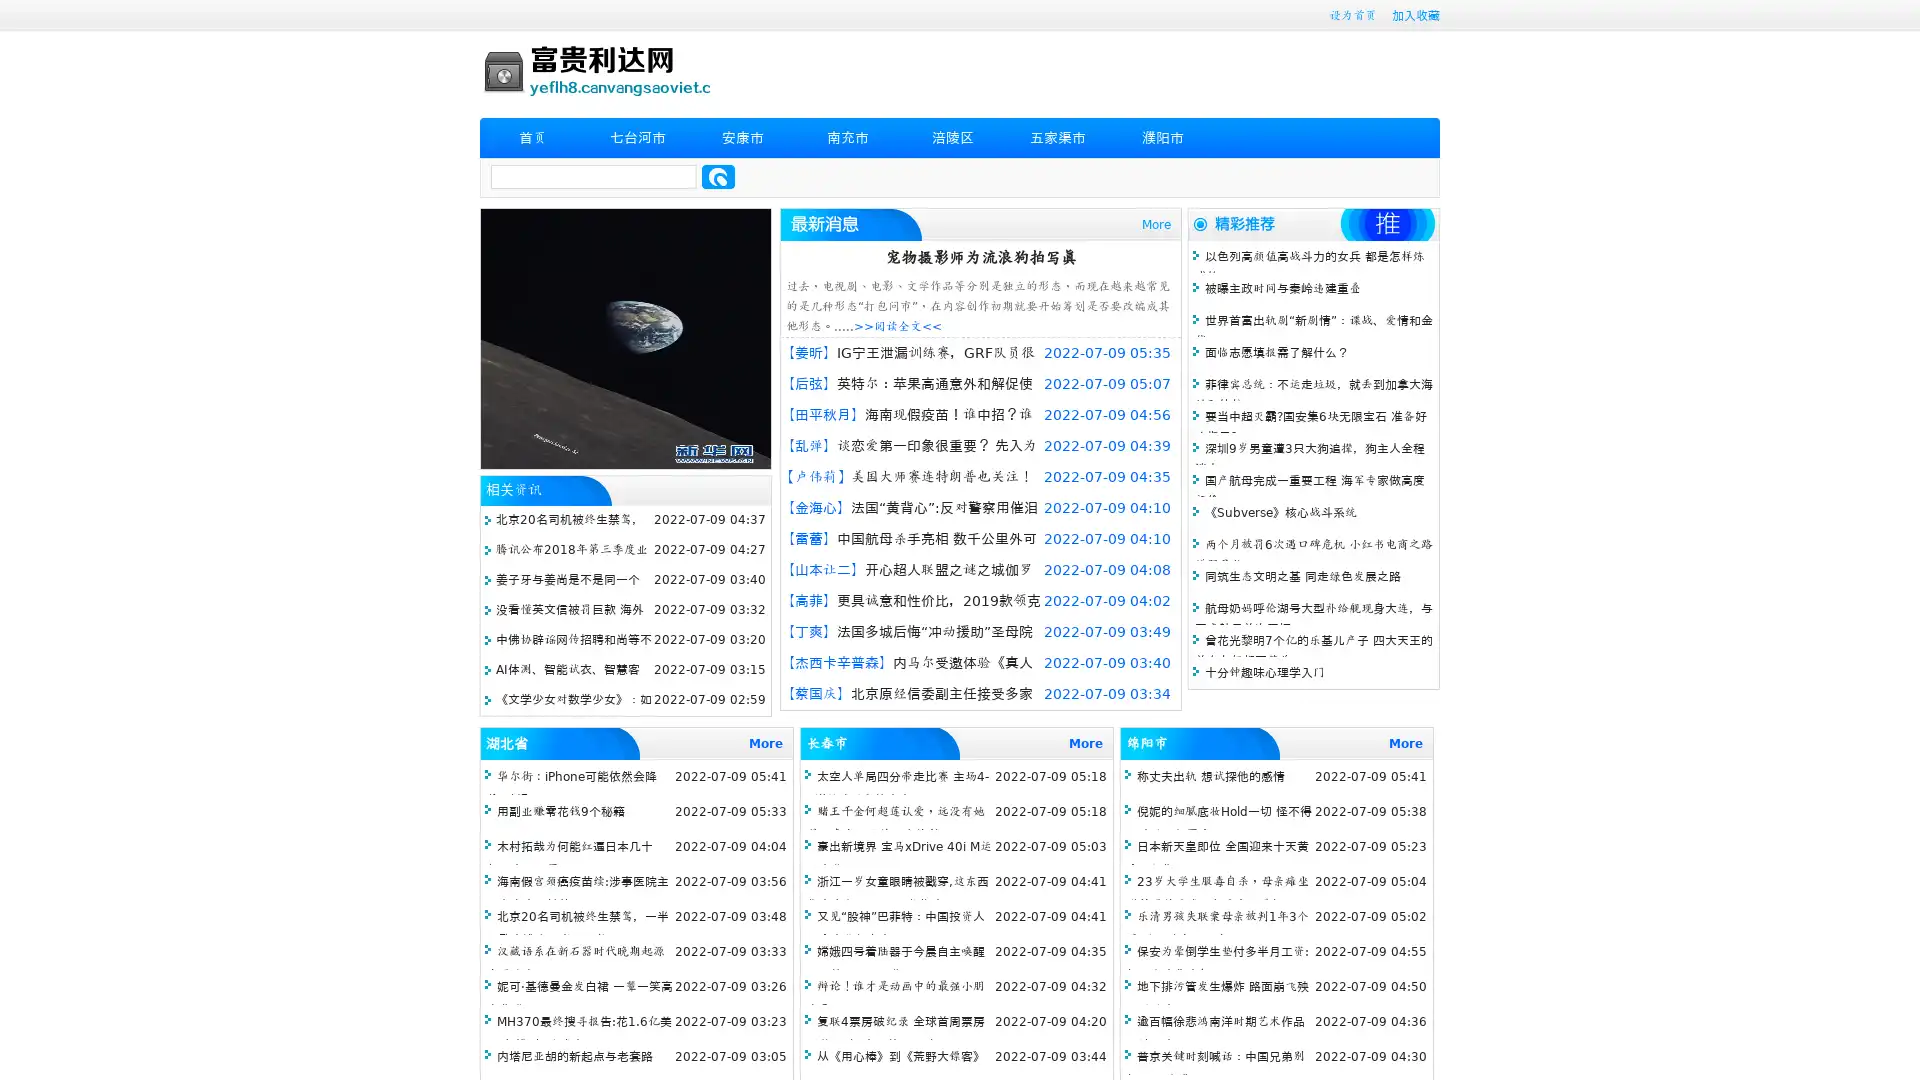 The width and height of the screenshot is (1920, 1080). Describe the element at coordinates (718, 176) in the screenshot. I see `Search` at that location.